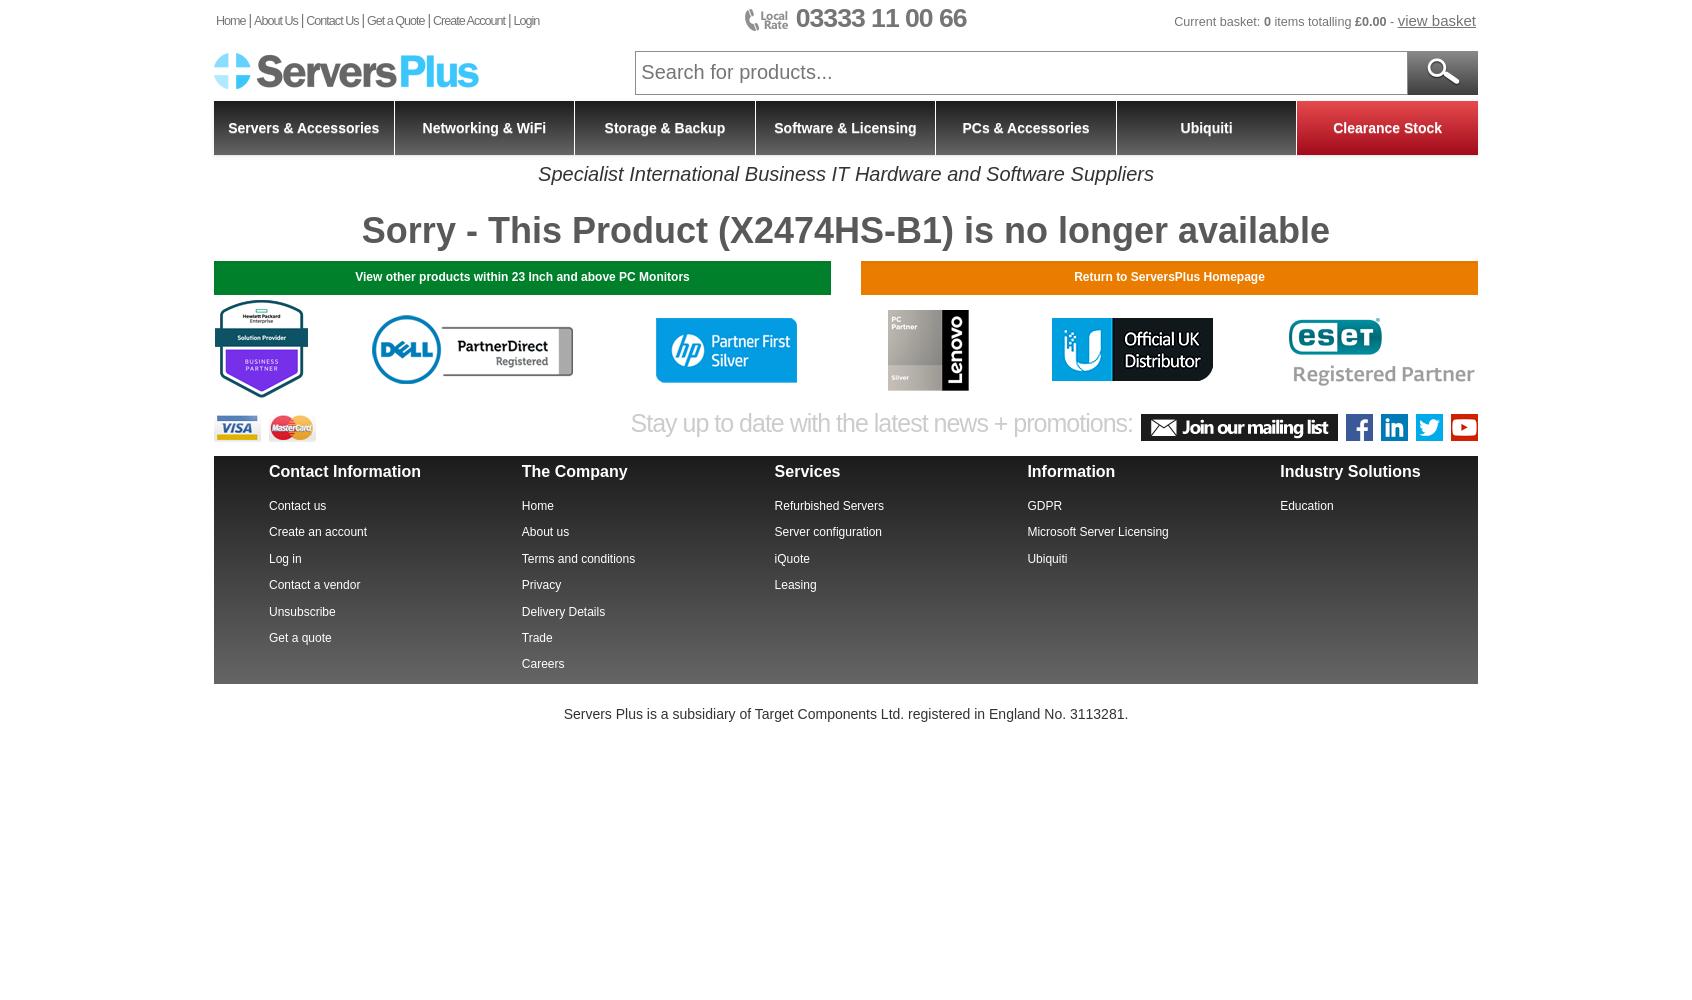 The image size is (1692, 1000). What do you see at coordinates (1435, 20) in the screenshot?
I see `'view basket'` at bounding box center [1435, 20].